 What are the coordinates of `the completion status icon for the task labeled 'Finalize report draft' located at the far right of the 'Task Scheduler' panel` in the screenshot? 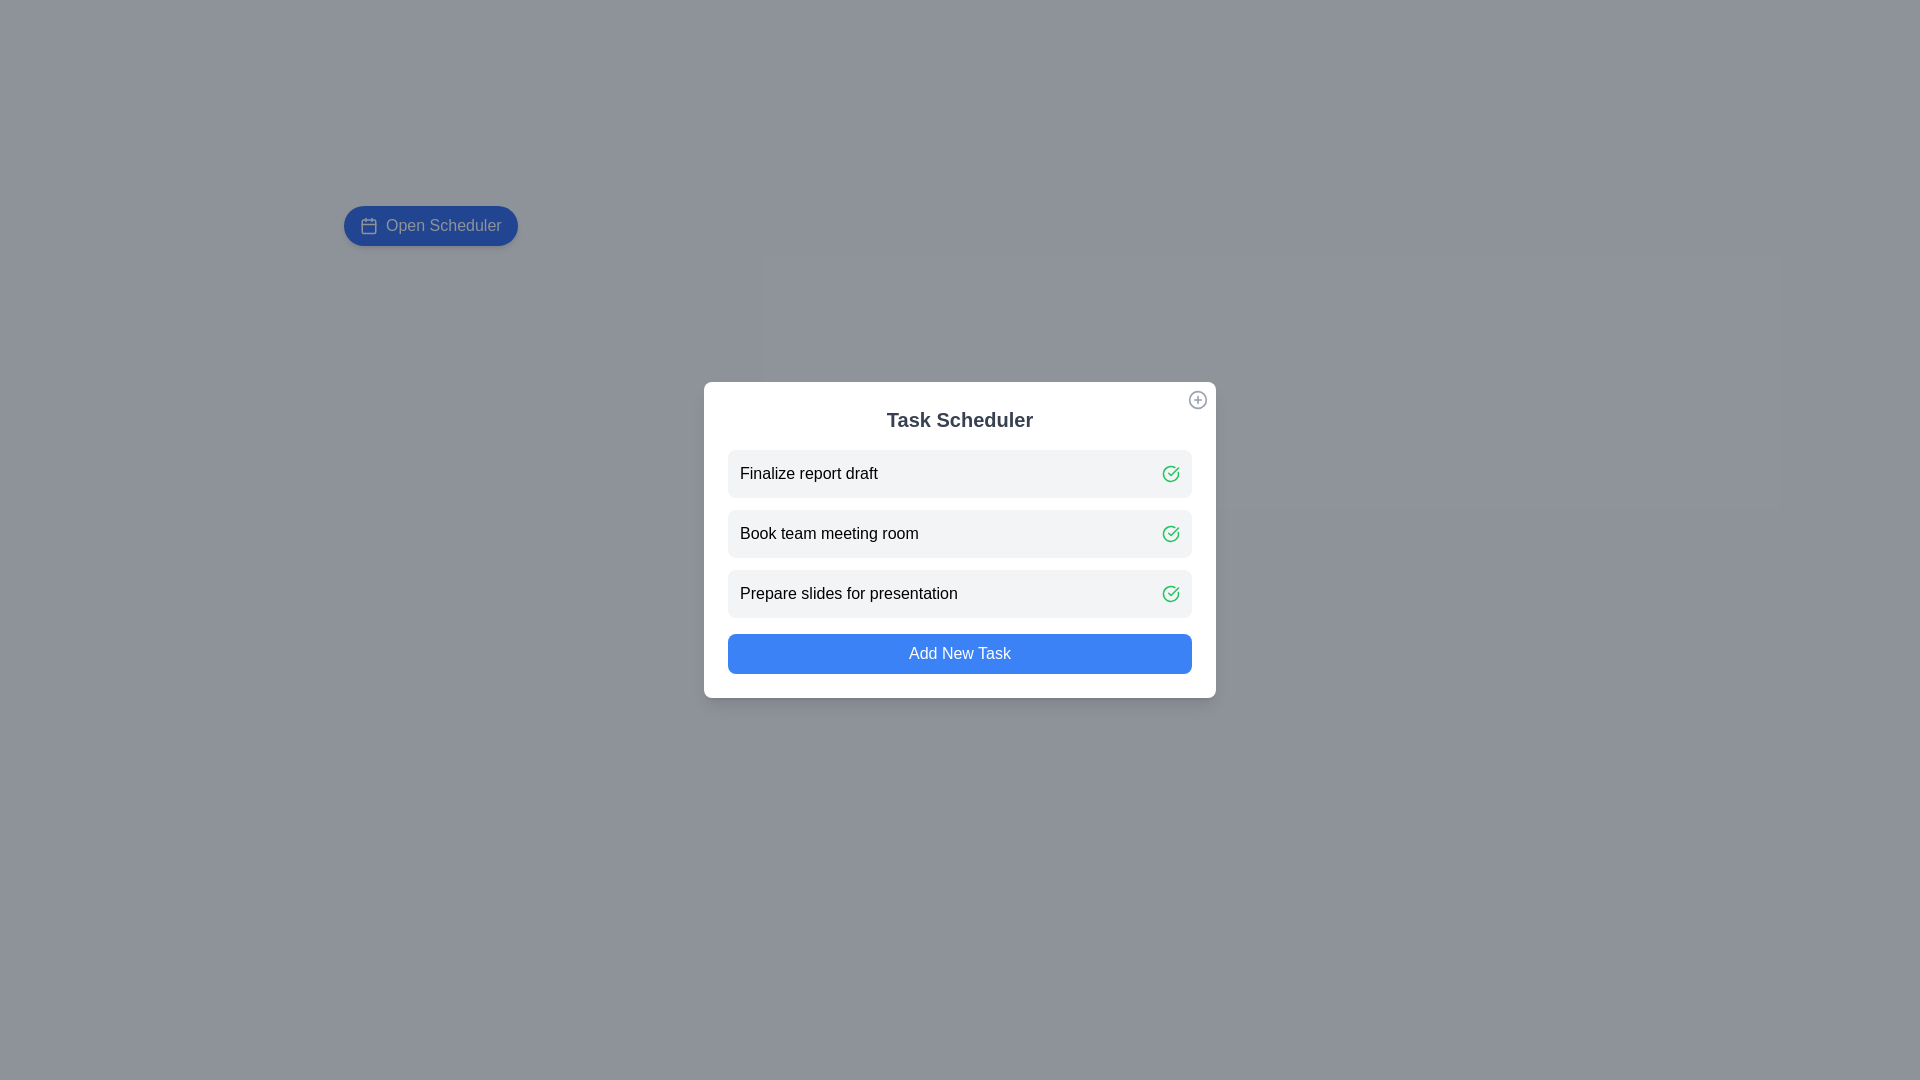 It's located at (1171, 474).